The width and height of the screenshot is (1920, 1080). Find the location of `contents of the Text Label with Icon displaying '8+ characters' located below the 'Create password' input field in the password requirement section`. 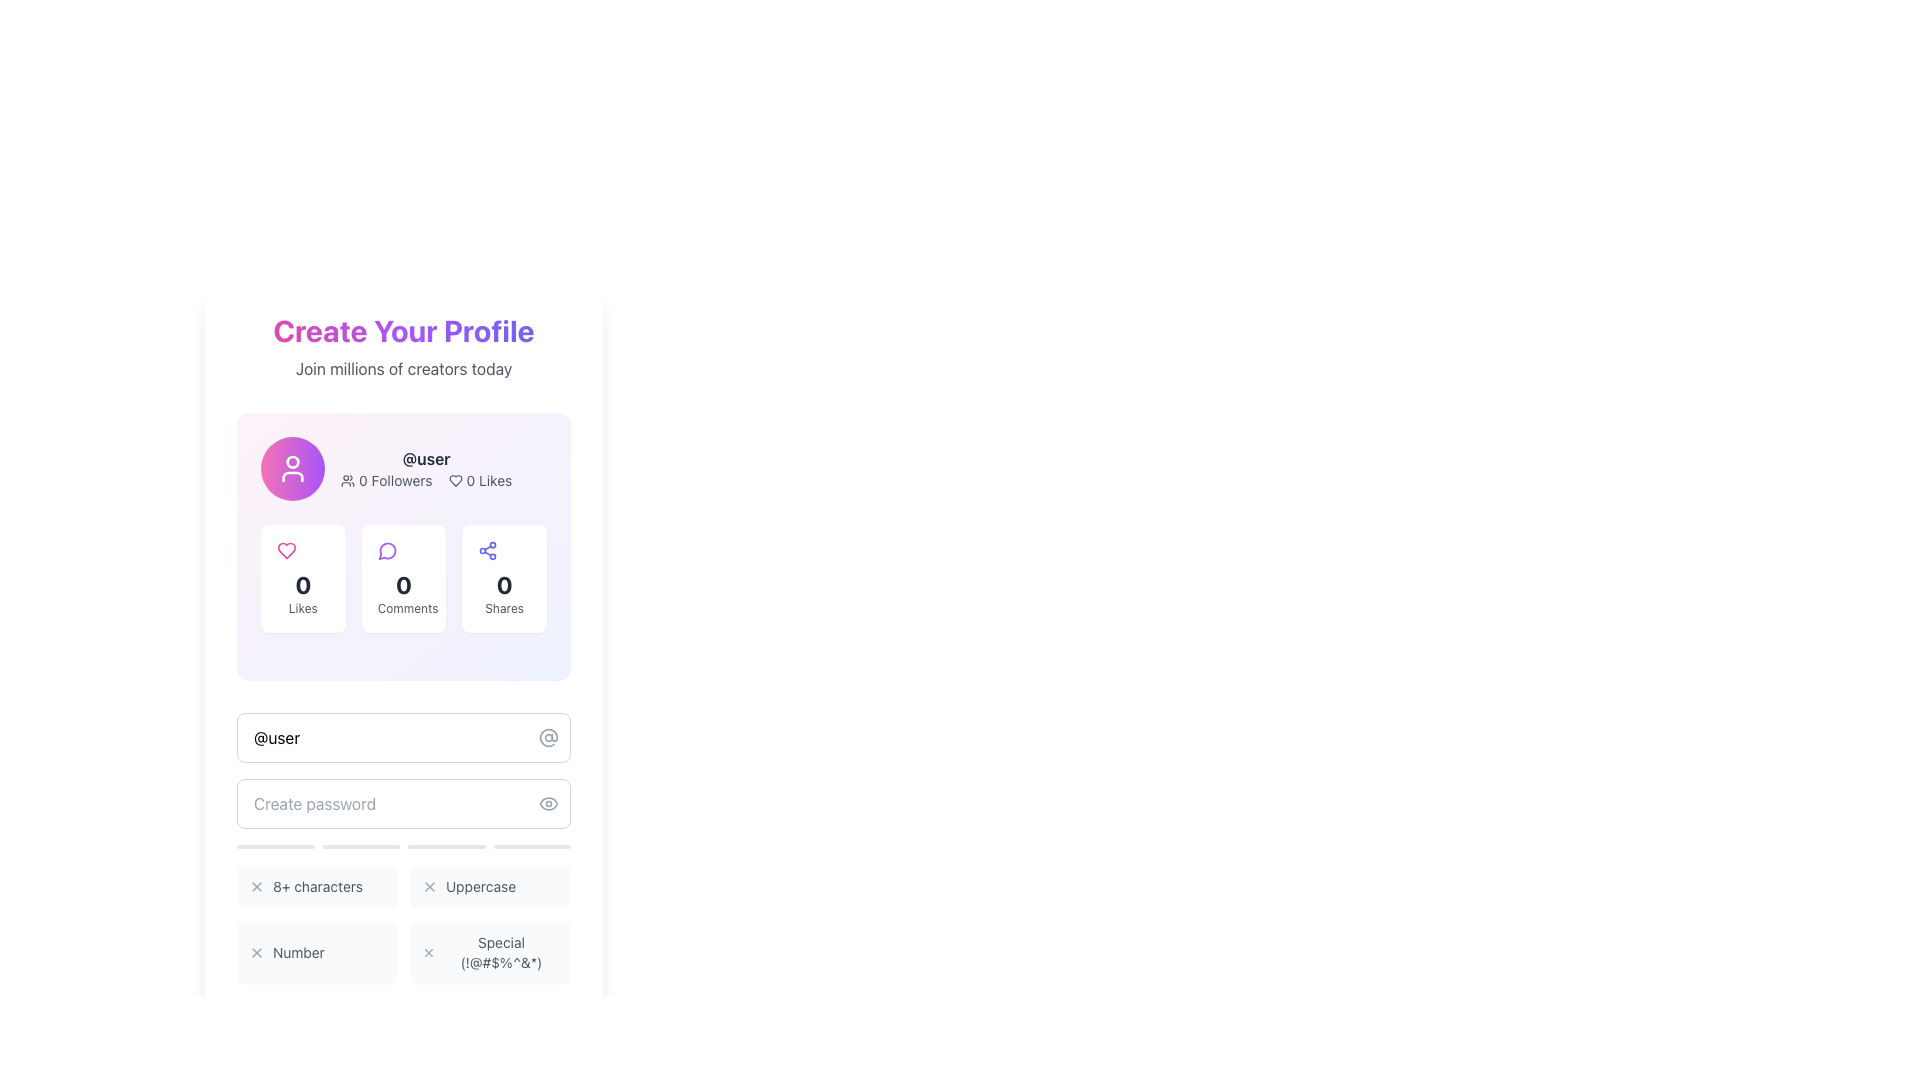

contents of the Text Label with Icon displaying '8+ characters' located below the 'Create password' input field in the password requirement section is located at coordinates (316, 886).